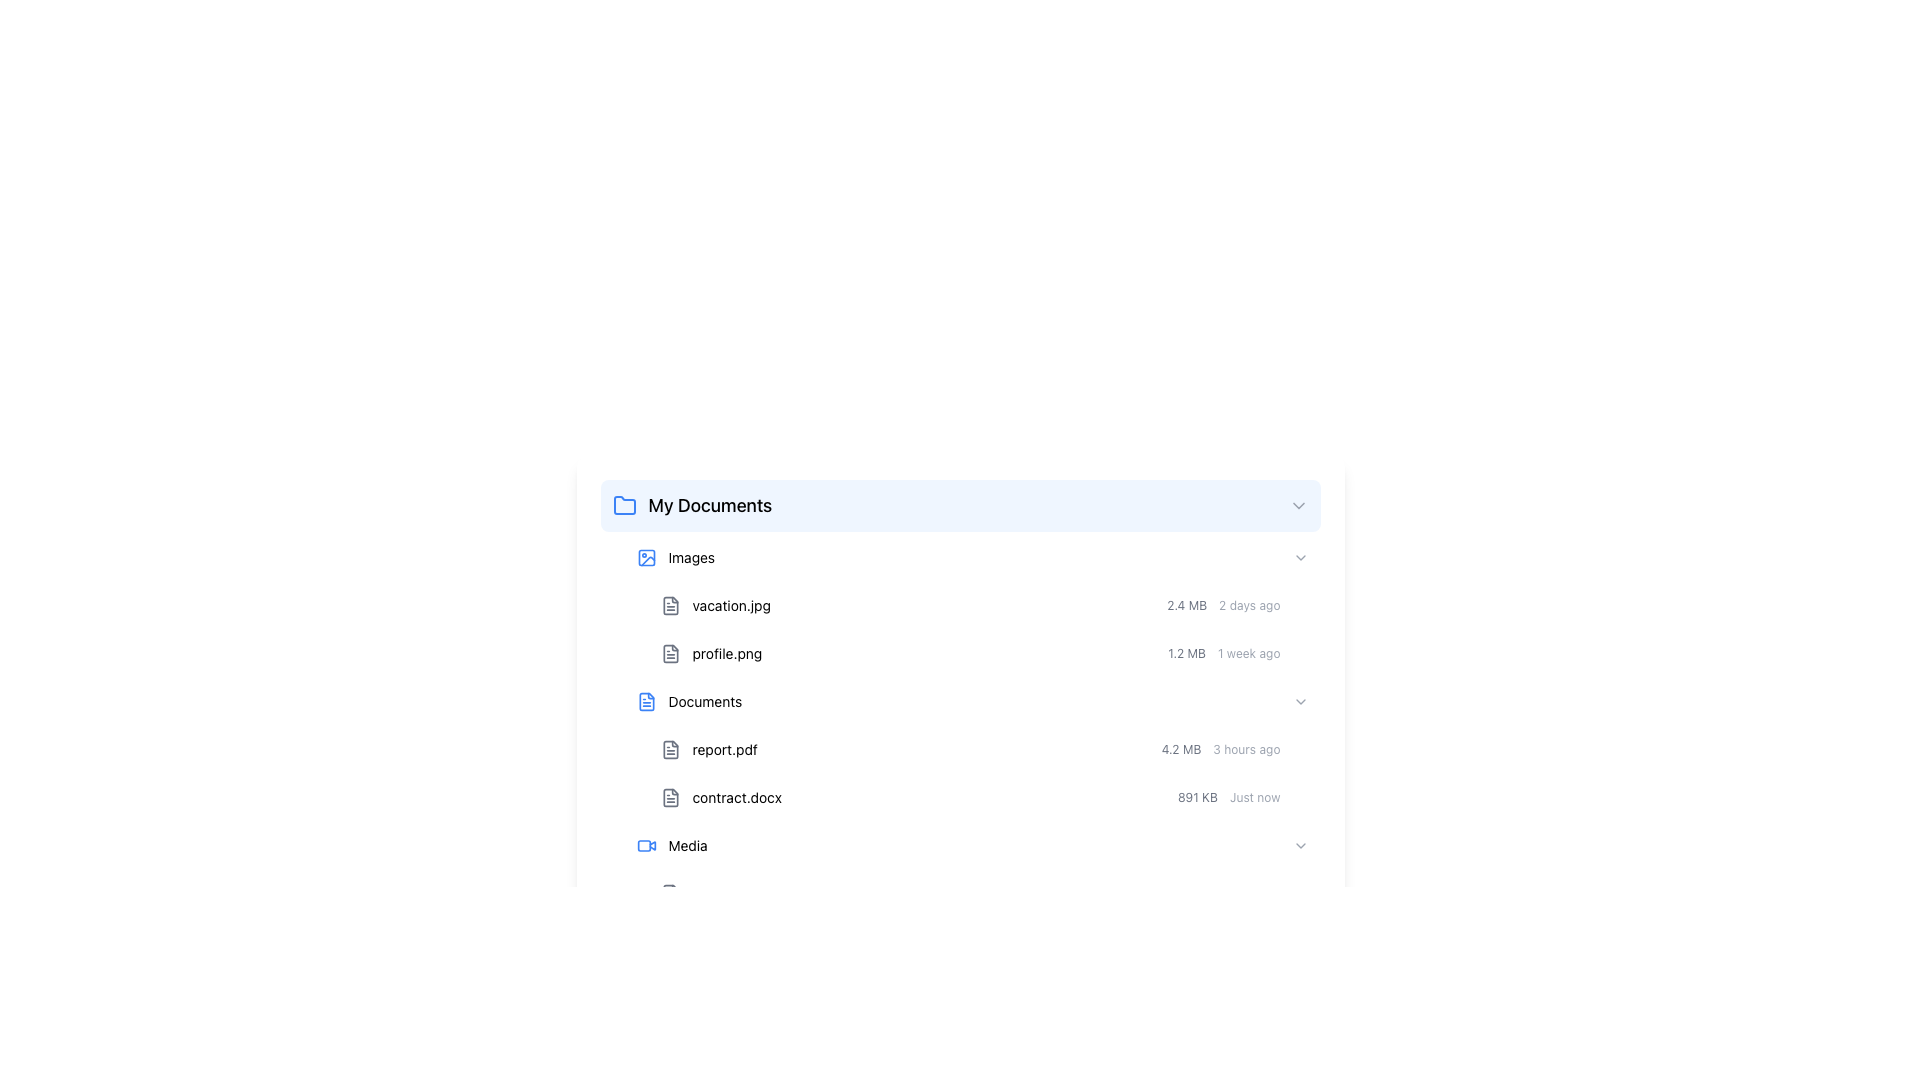 This screenshot has width=1920, height=1080. Describe the element at coordinates (984, 797) in the screenshot. I see `the list item representing the file 'contract.docx', which is the second item under the 'Documents' section` at that location.